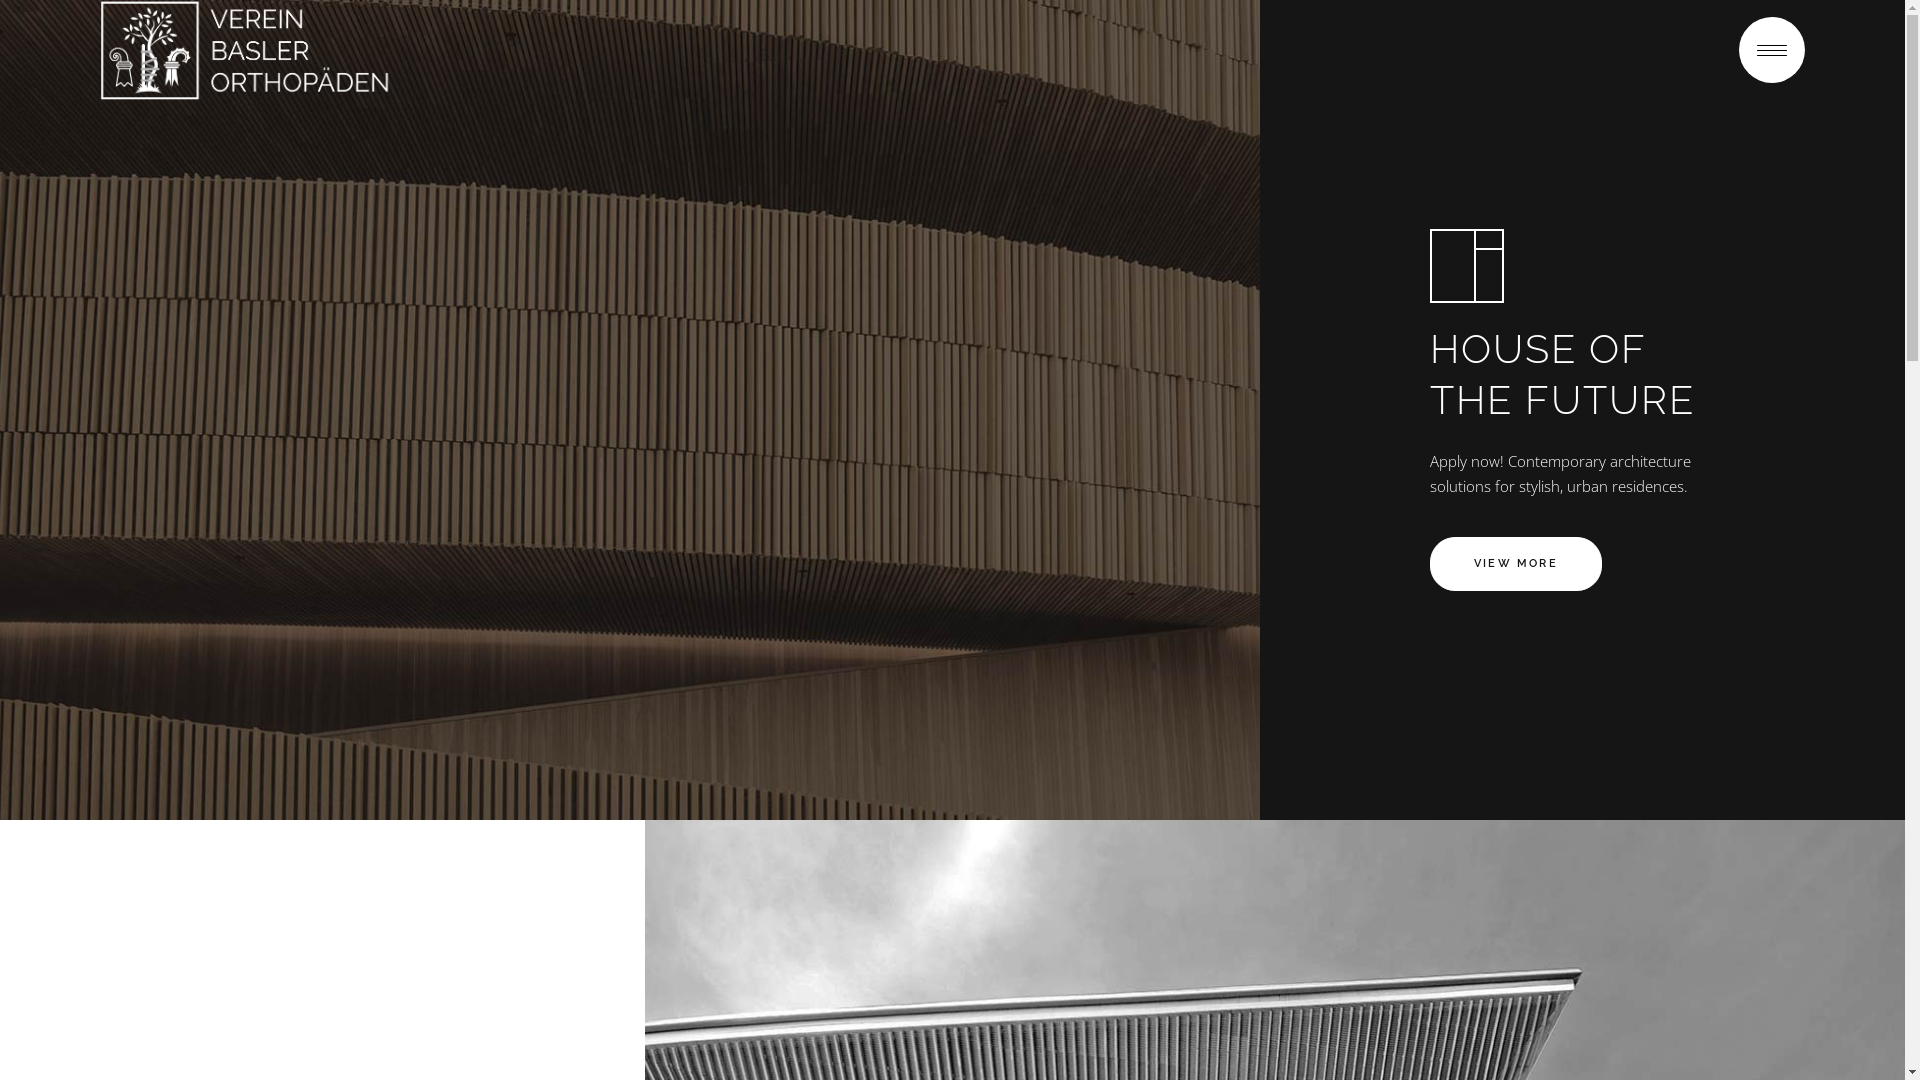 The image size is (1920, 1080). Describe the element at coordinates (1516, 563) in the screenshot. I see `'VIEW MORE'` at that location.